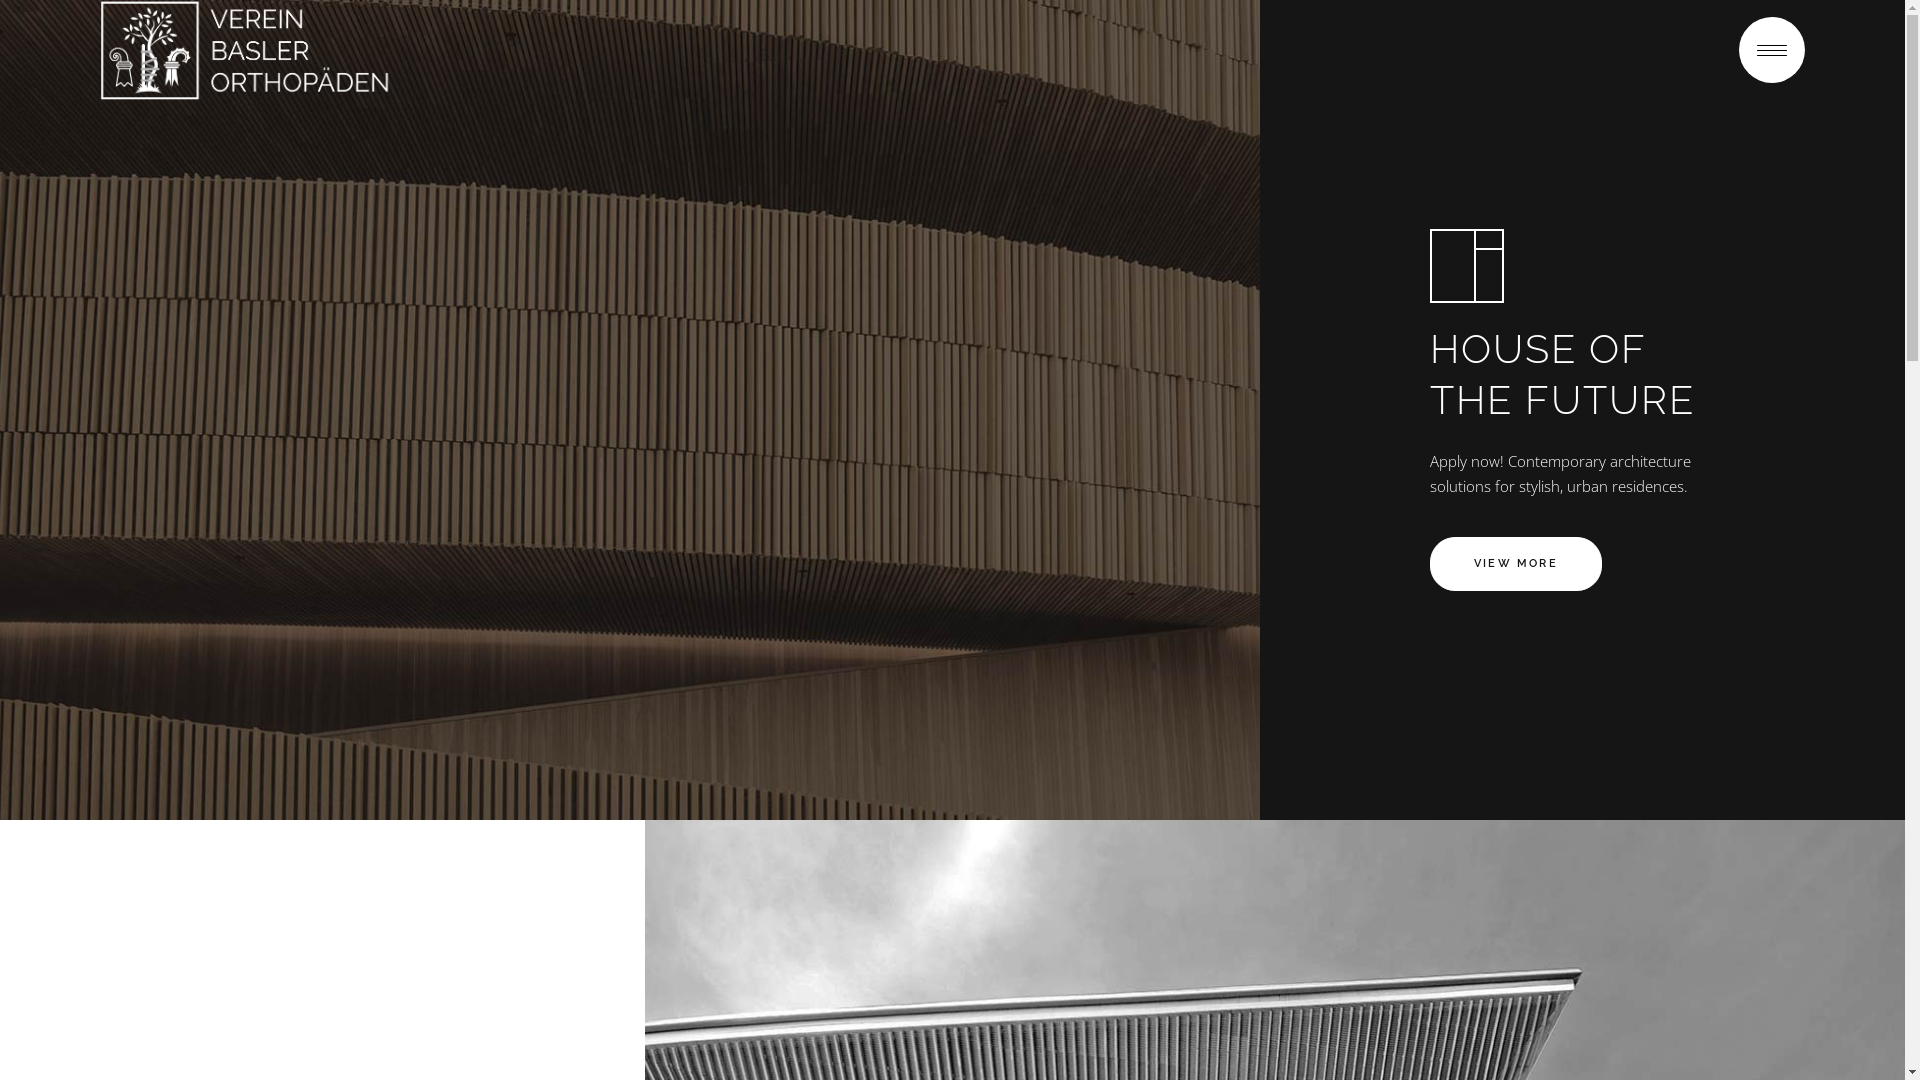 The image size is (1920, 1080). Describe the element at coordinates (1516, 563) in the screenshot. I see `'VIEW MORE'` at that location.